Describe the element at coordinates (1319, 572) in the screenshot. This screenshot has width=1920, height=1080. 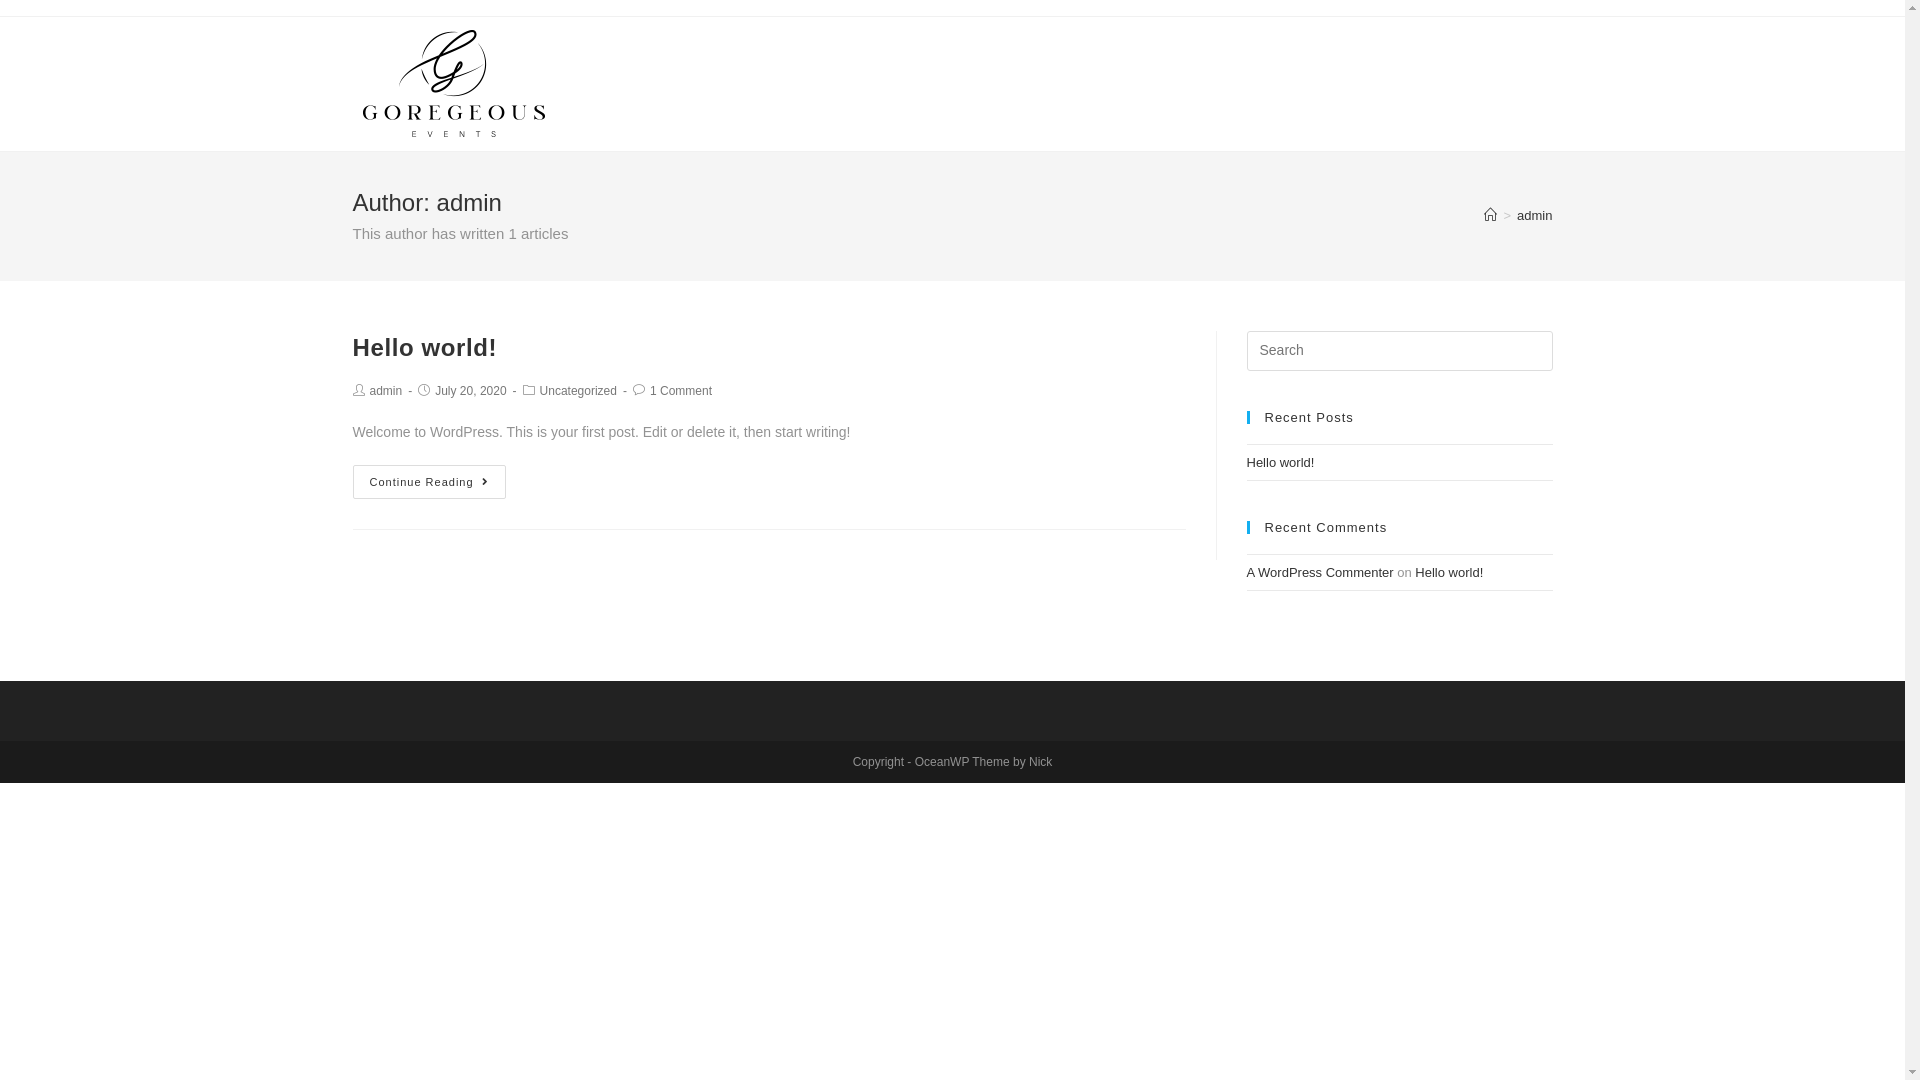
I see `'A WordPress Commenter'` at that location.